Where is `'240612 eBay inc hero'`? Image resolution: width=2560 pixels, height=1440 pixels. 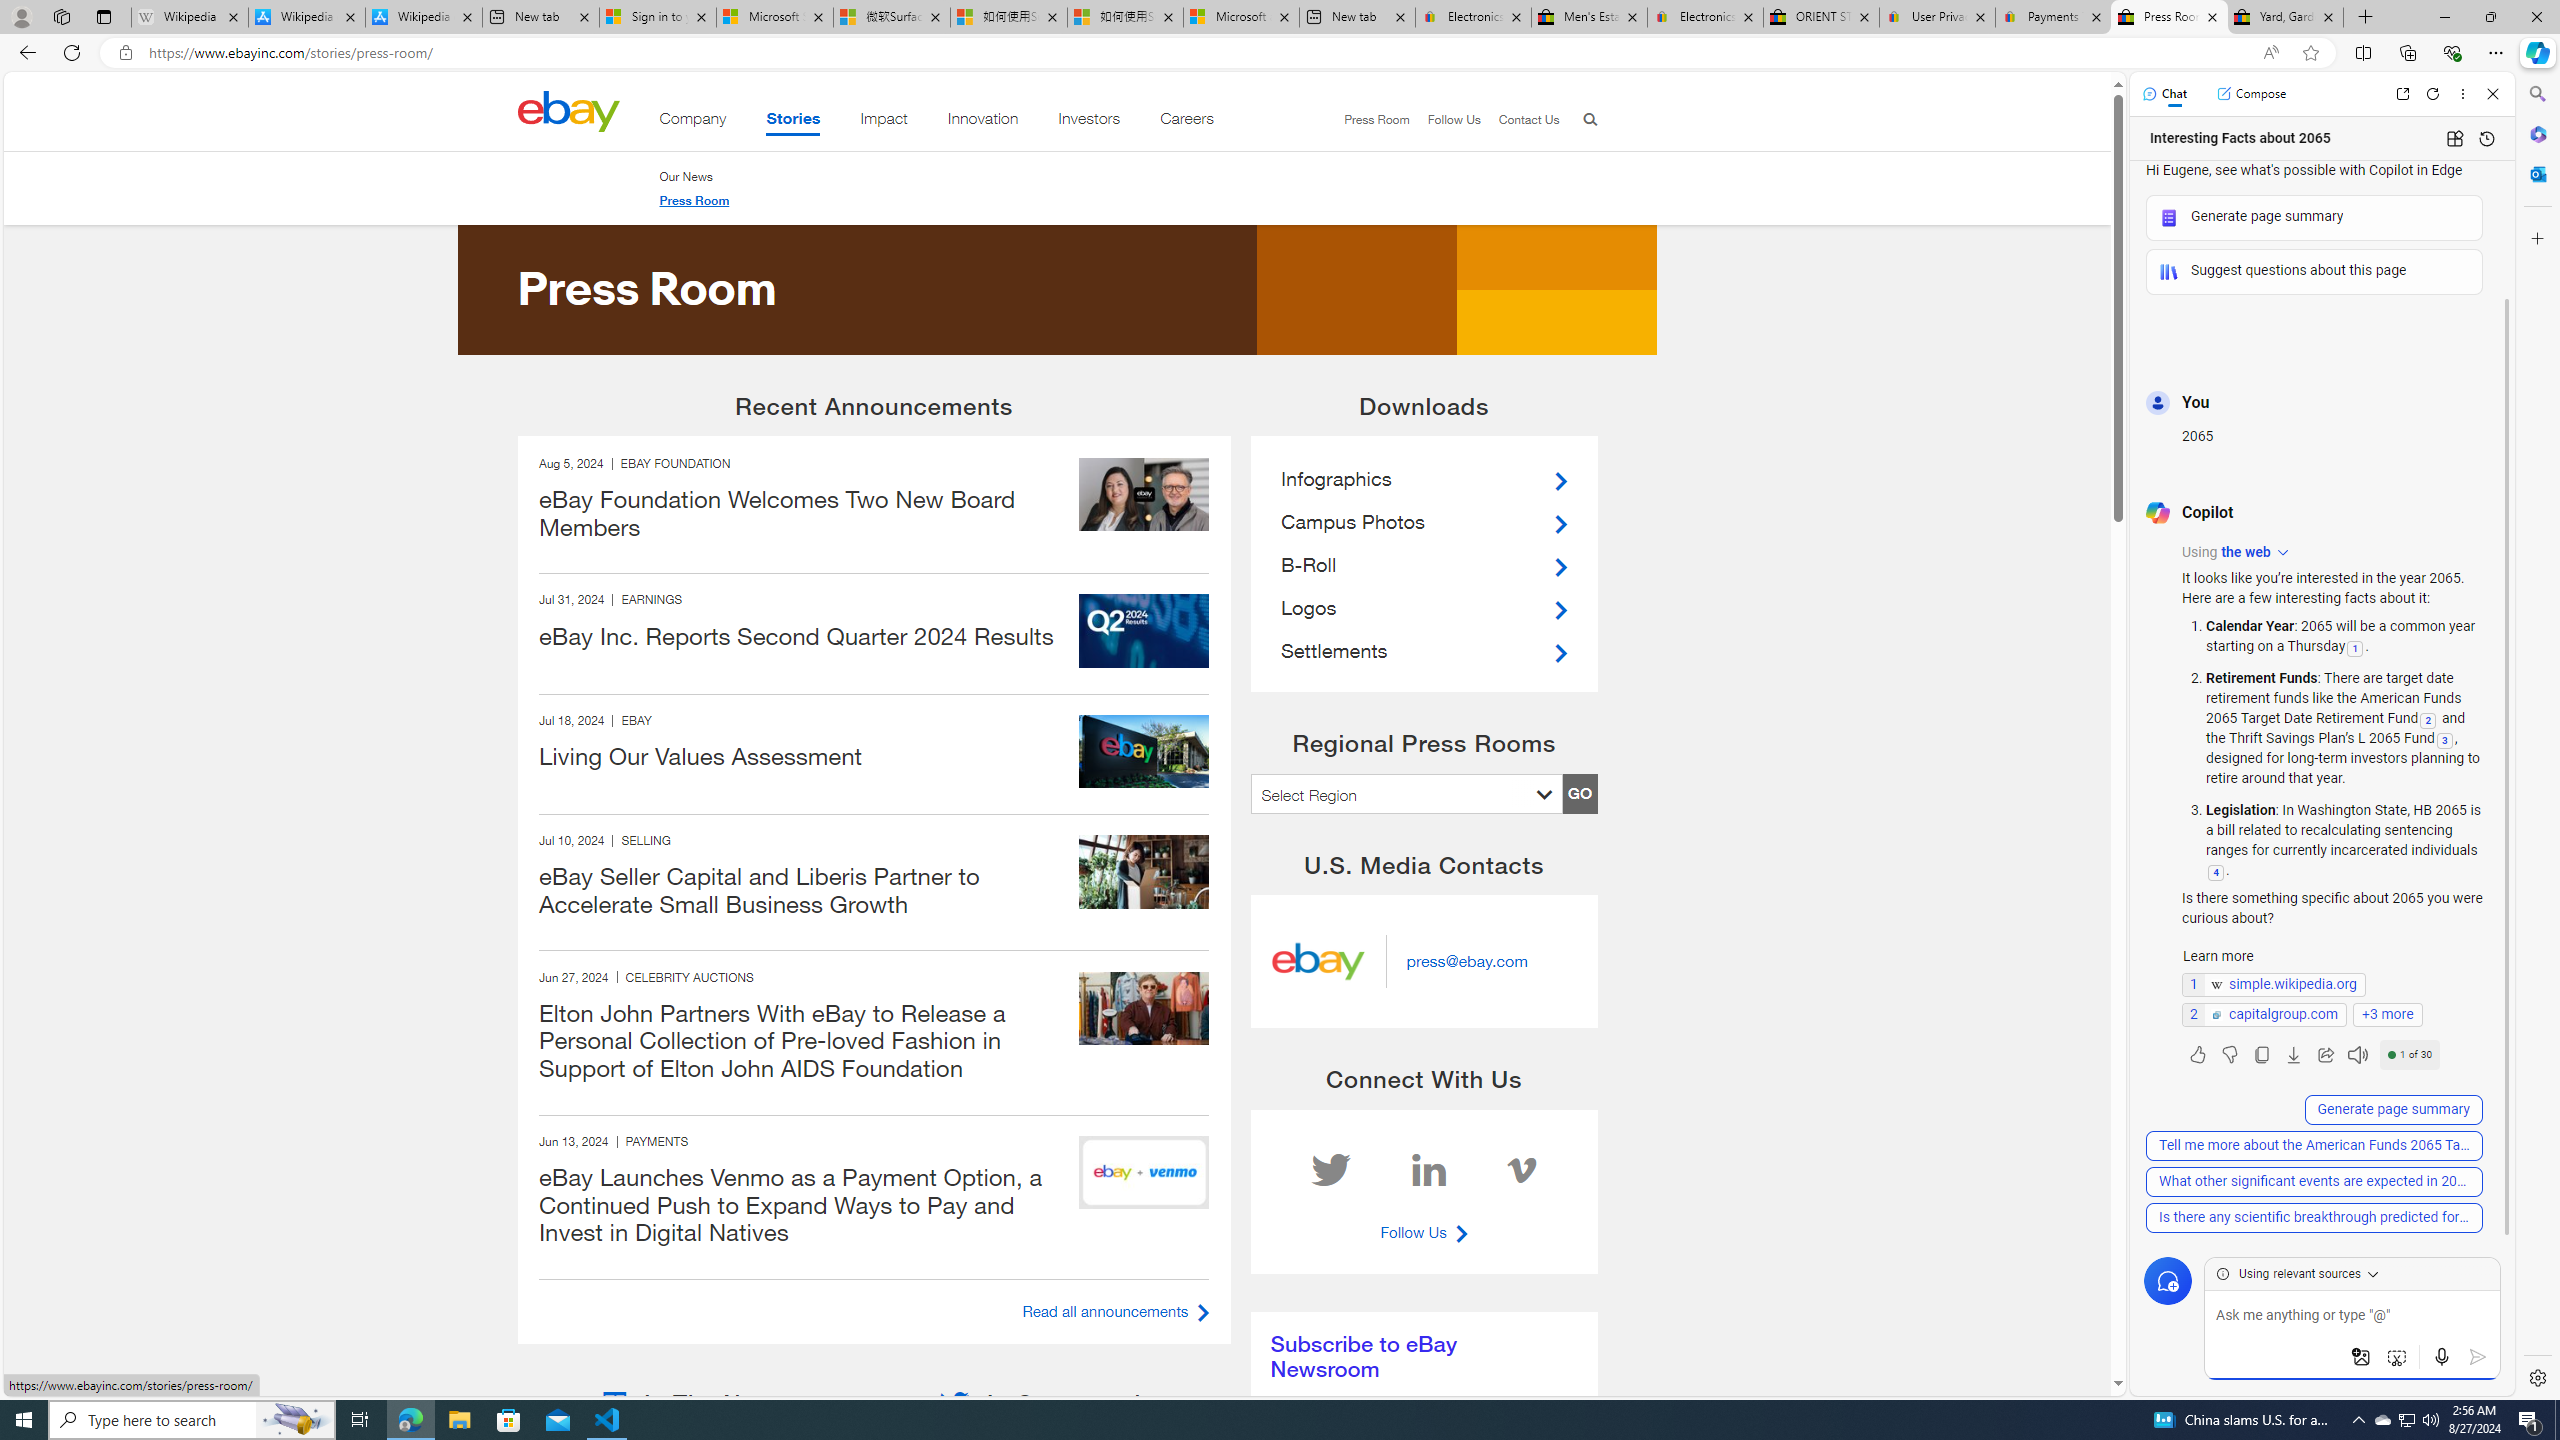 '240612 eBay inc hero' is located at coordinates (1144, 1171).